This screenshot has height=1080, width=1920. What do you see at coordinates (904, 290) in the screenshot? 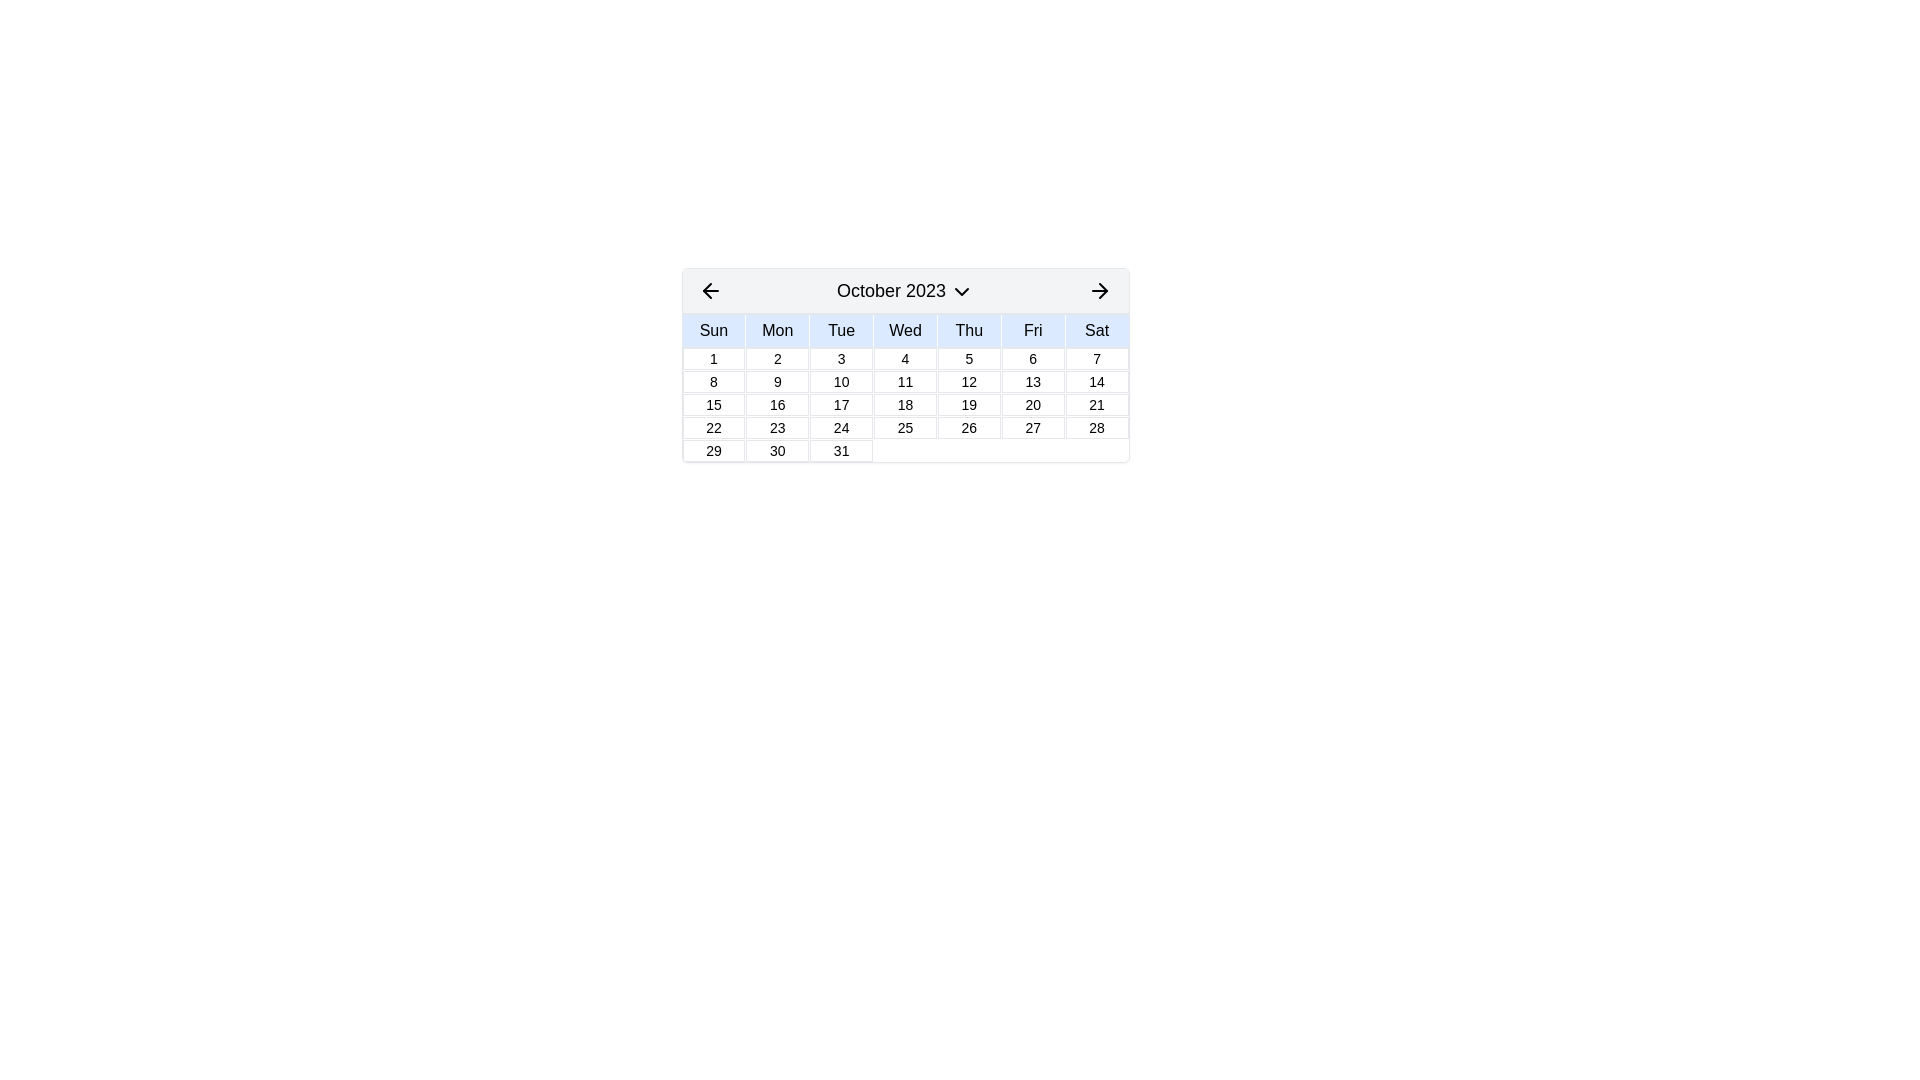
I see `the Dropdown trigger labeled 'October 2023'` at bounding box center [904, 290].